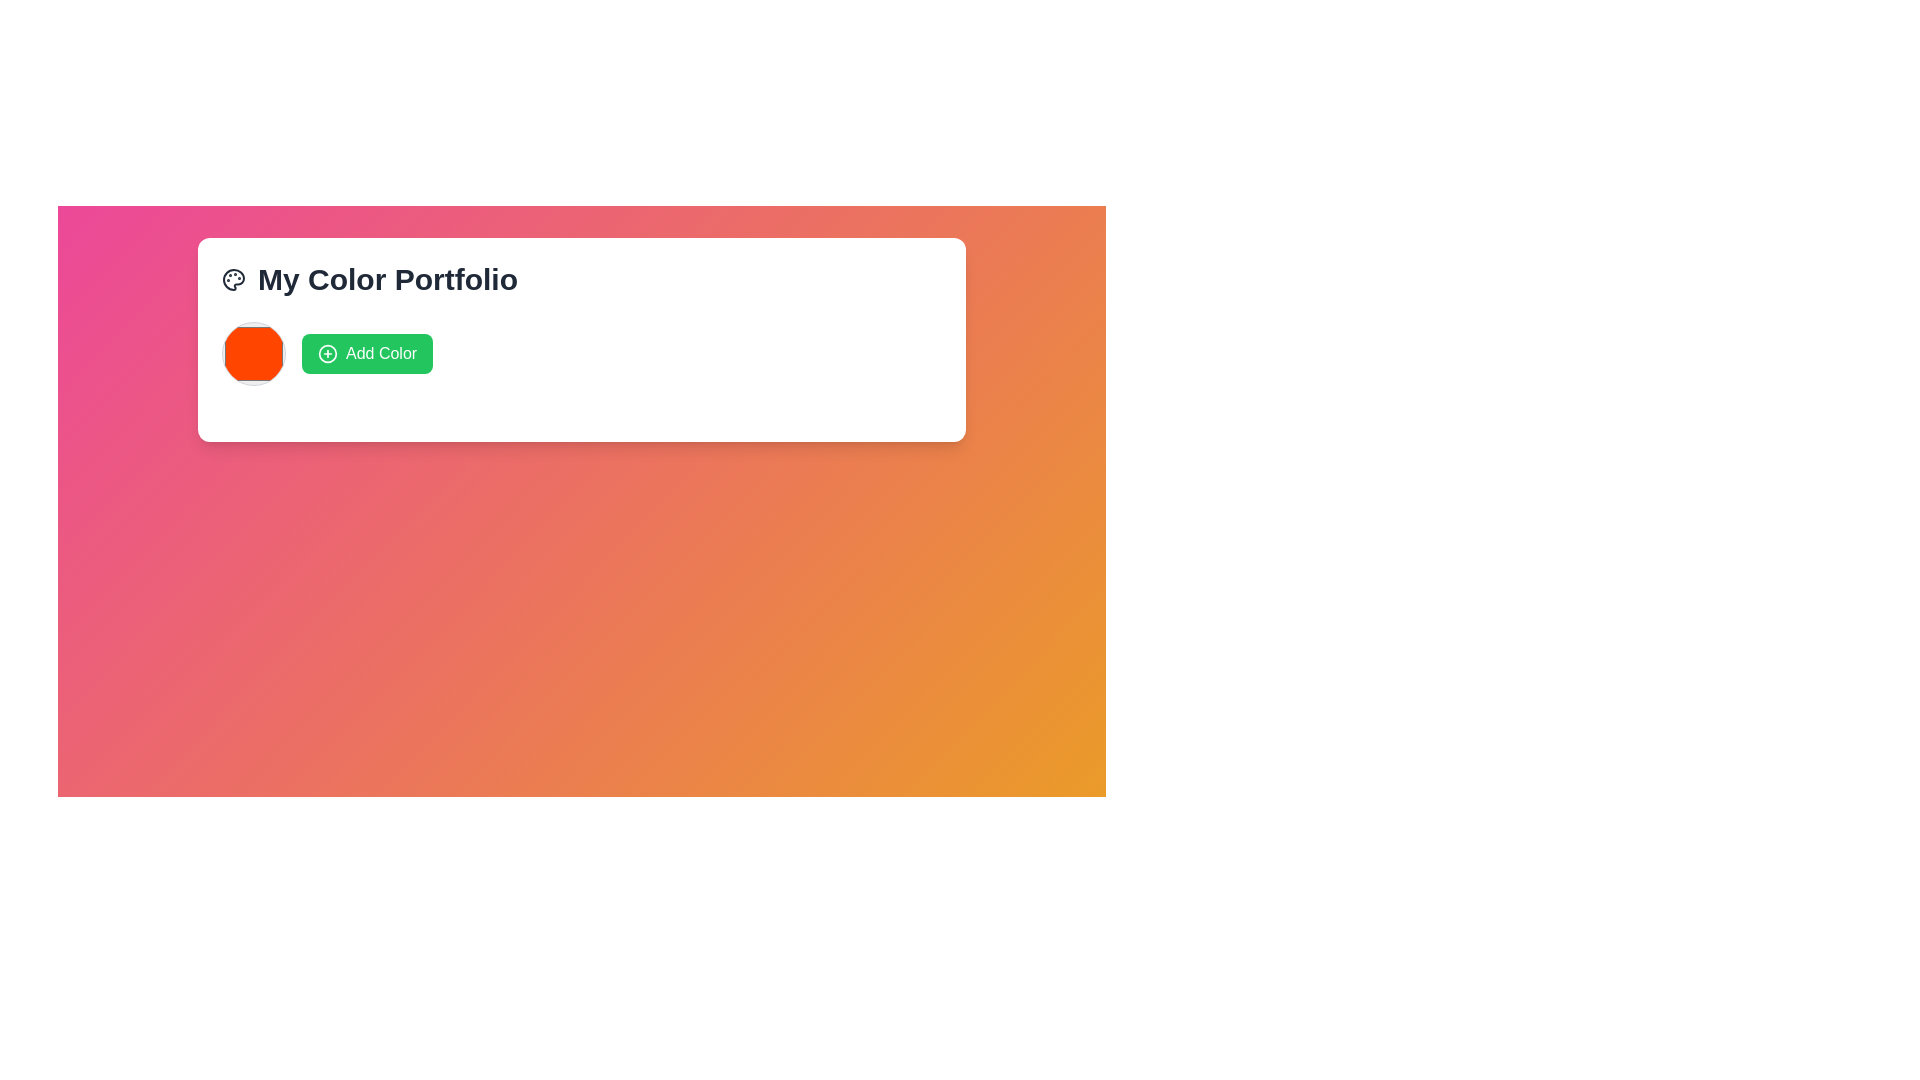 The image size is (1920, 1080). I want to click on the circular color selection button located in the 'My Color Portfolio' box, so click(253, 353).